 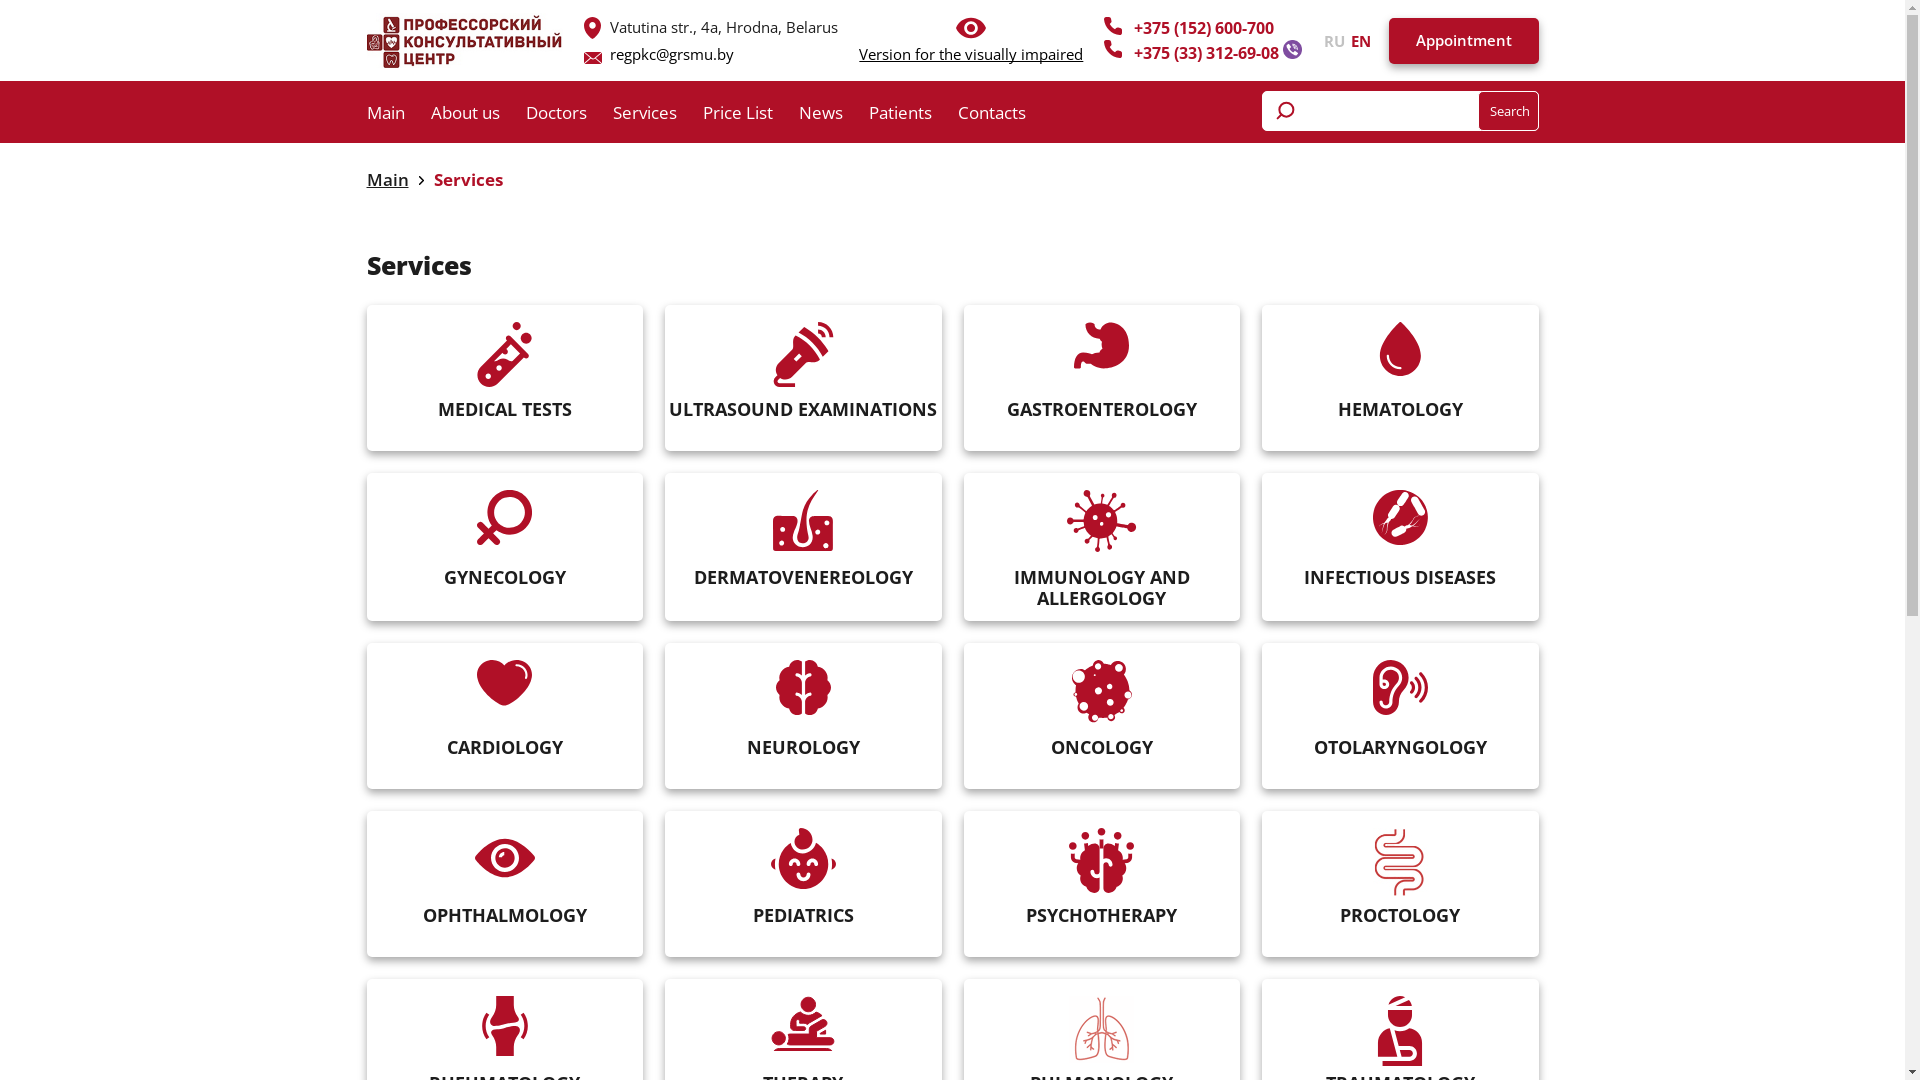 I want to click on 'Medical tests', so click(x=504, y=353).